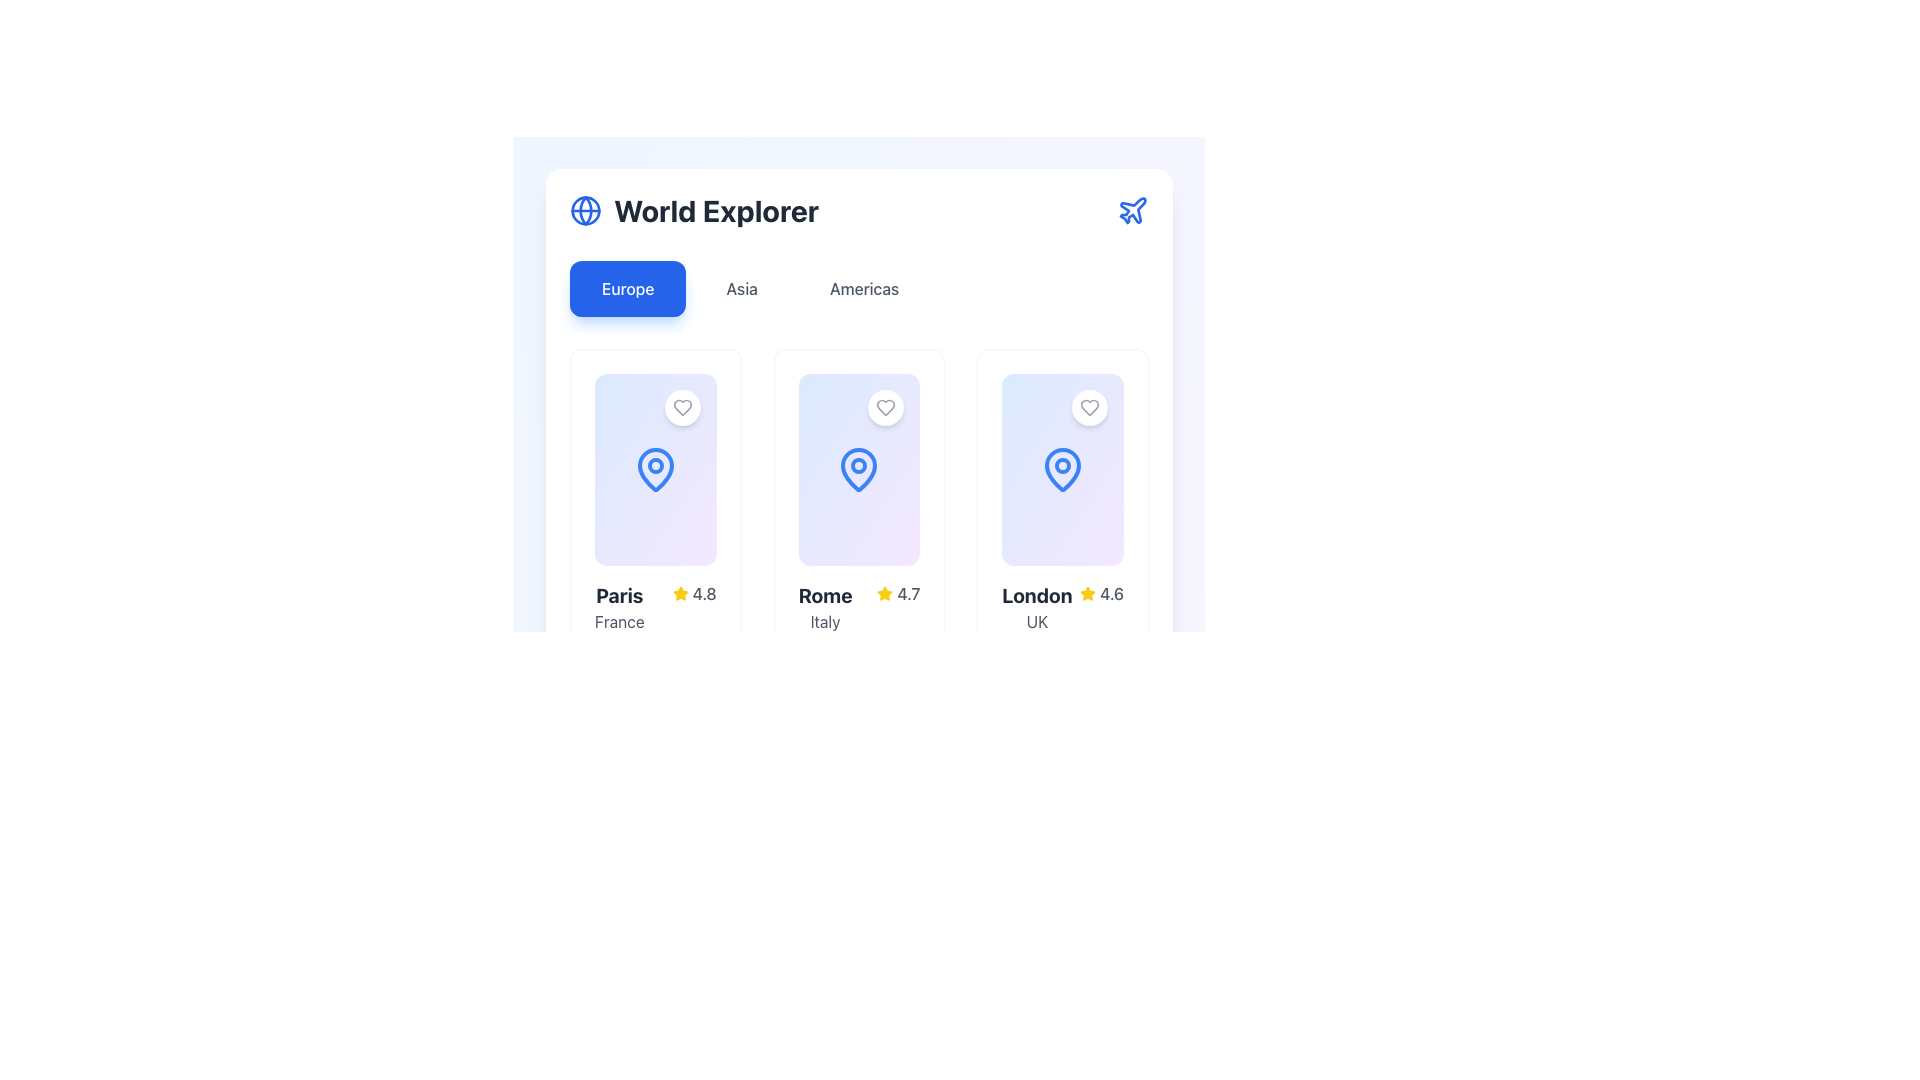  I want to click on the interactive button in the top-right corner of the 'Rome' card, so click(885, 407).